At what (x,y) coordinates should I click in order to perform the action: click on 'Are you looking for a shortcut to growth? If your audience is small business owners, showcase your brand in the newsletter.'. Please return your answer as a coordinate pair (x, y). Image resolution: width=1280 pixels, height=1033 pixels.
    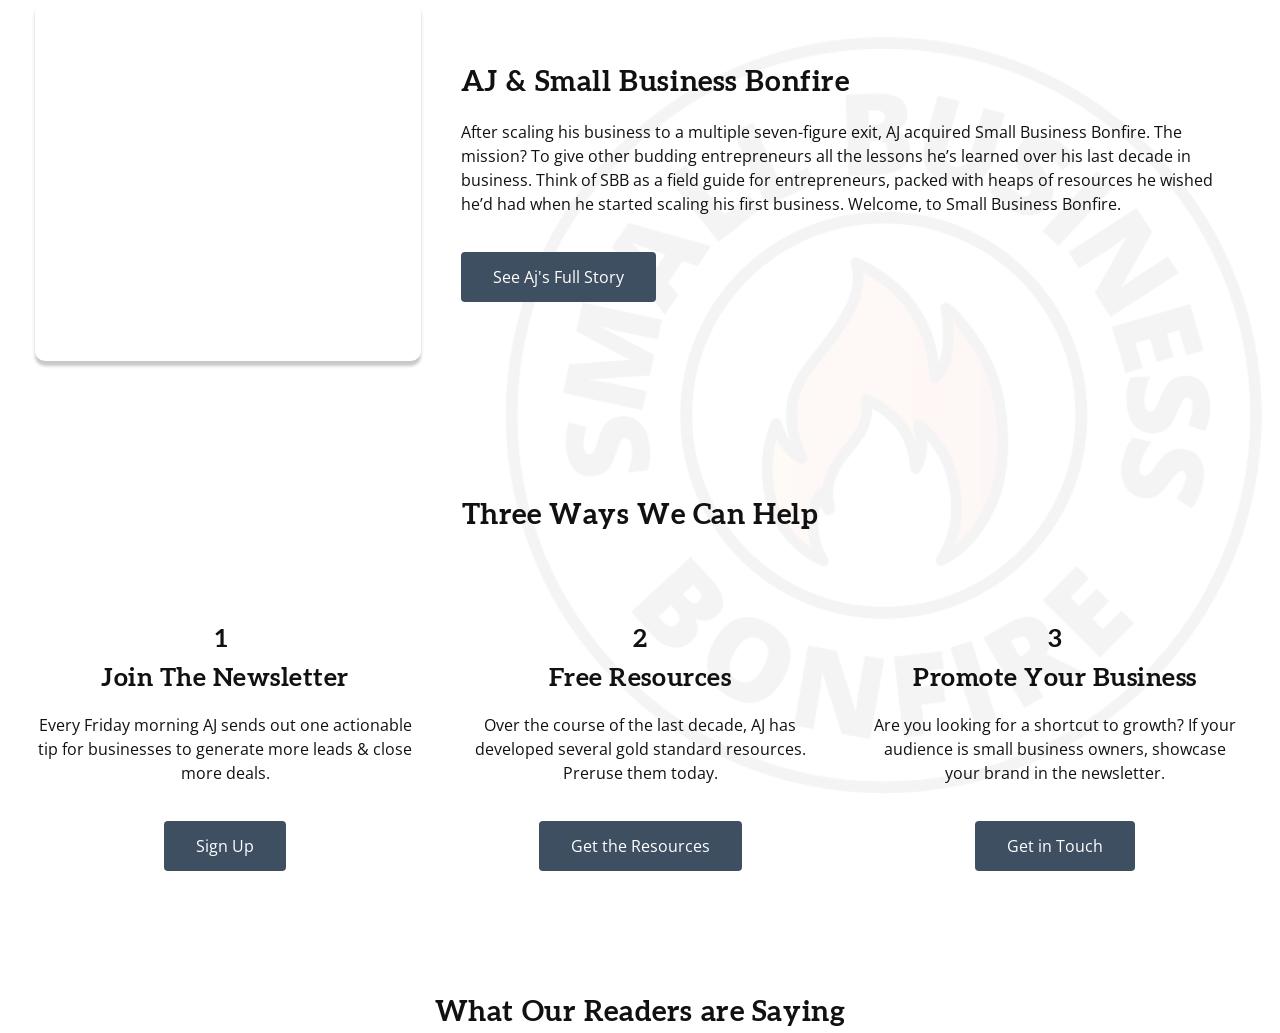
    Looking at the image, I should click on (1053, 749).